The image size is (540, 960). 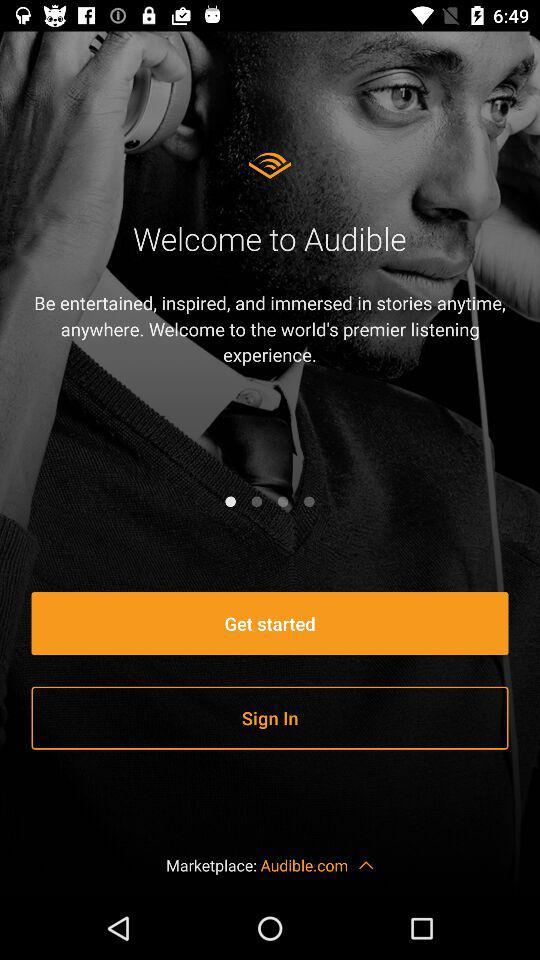 I want to click on sign in, so click(x=270, y=718).